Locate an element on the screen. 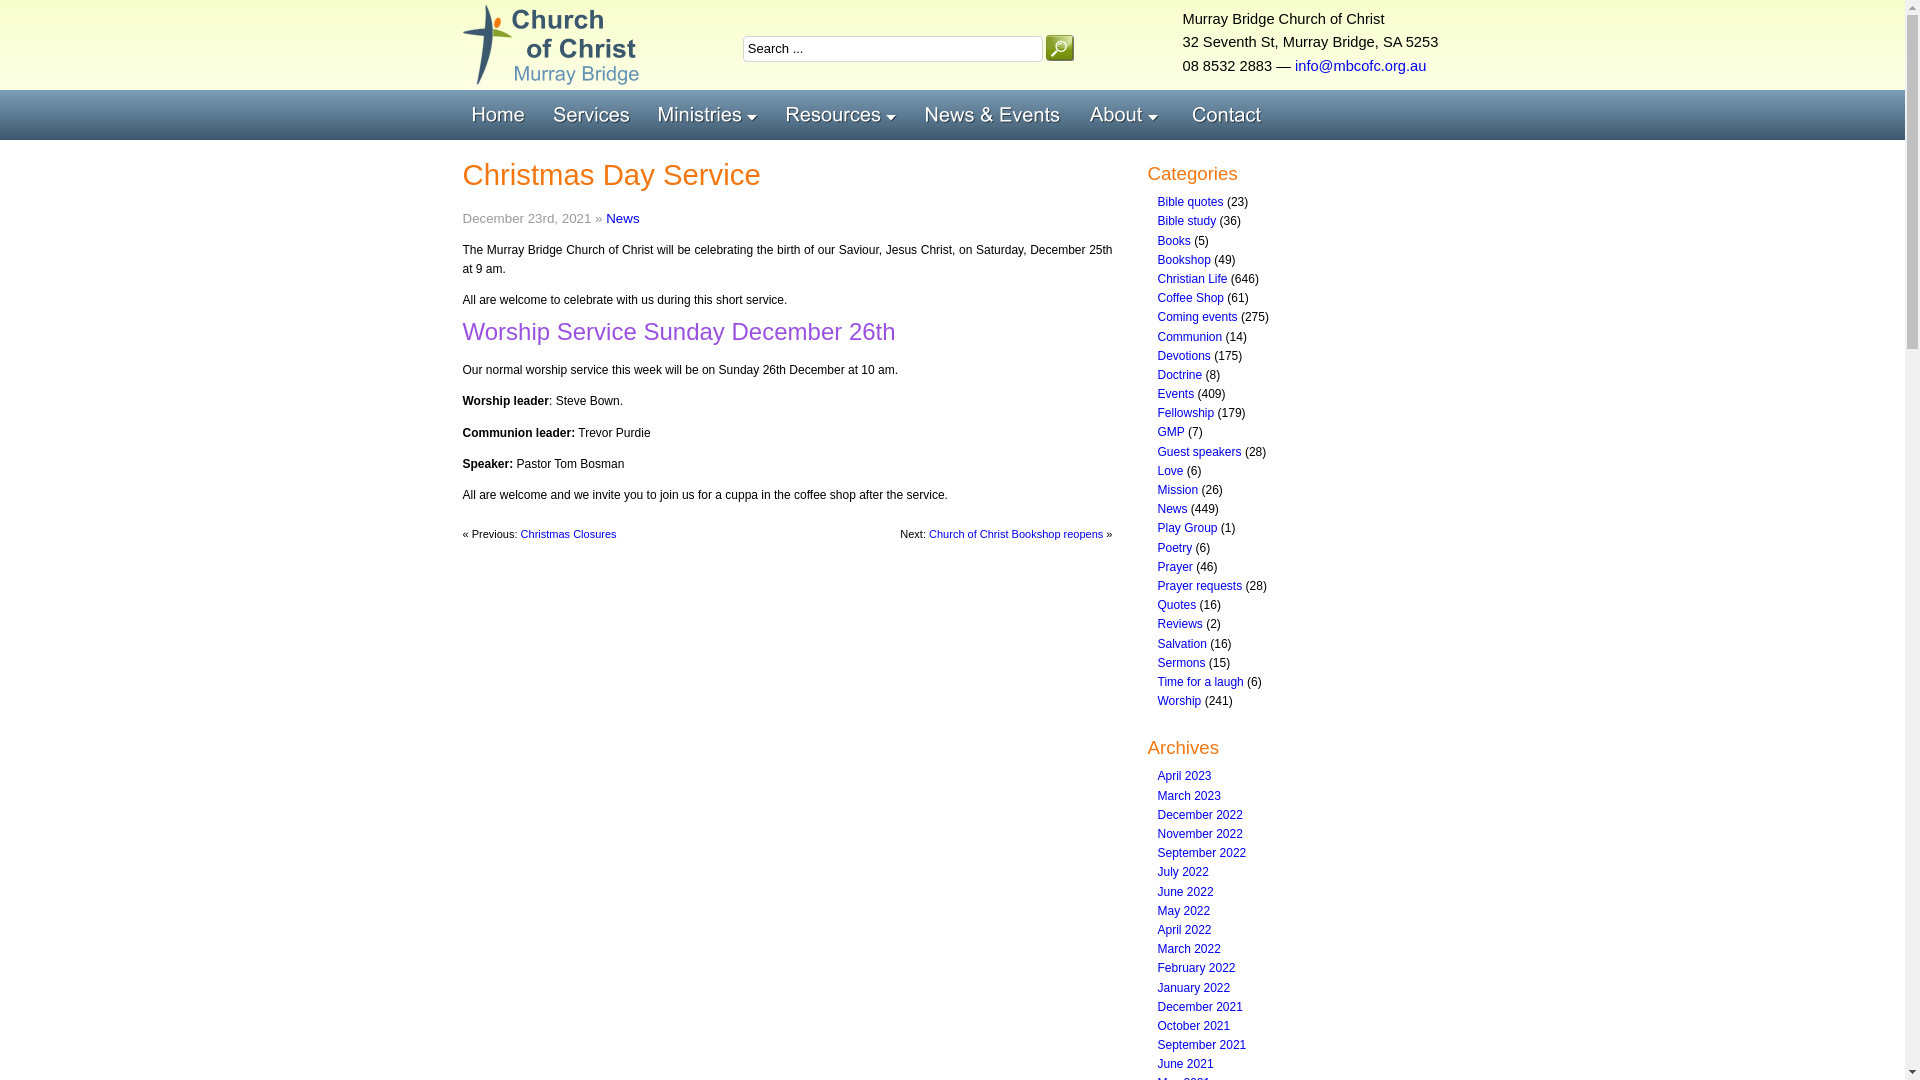 The height and width of the screenshot is (1080, 1920). 'June 2021' is located at coordinates (1157, 1063).